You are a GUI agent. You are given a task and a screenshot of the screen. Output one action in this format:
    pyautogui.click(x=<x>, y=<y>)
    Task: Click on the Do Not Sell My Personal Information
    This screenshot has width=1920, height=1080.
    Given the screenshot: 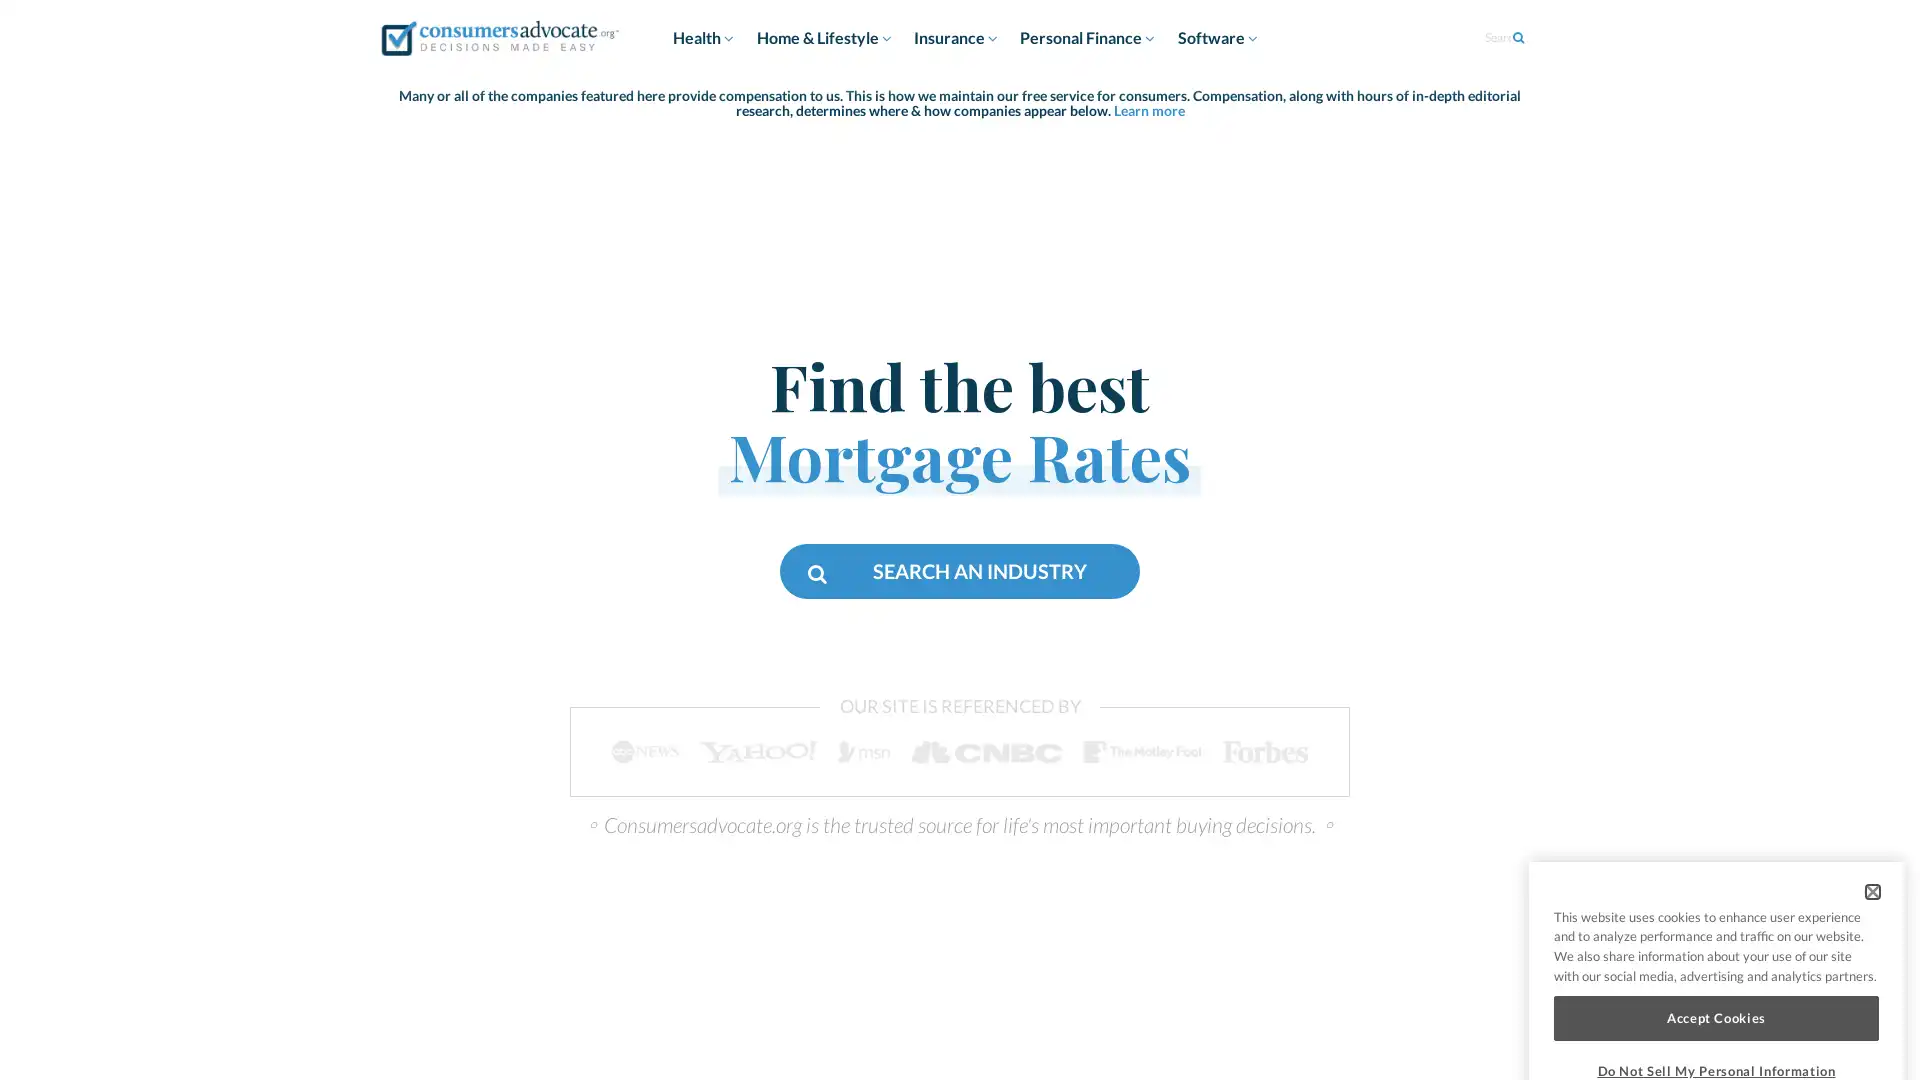 What is the action you would take?
    pyautogui.click(x=1715, y=1002)
    